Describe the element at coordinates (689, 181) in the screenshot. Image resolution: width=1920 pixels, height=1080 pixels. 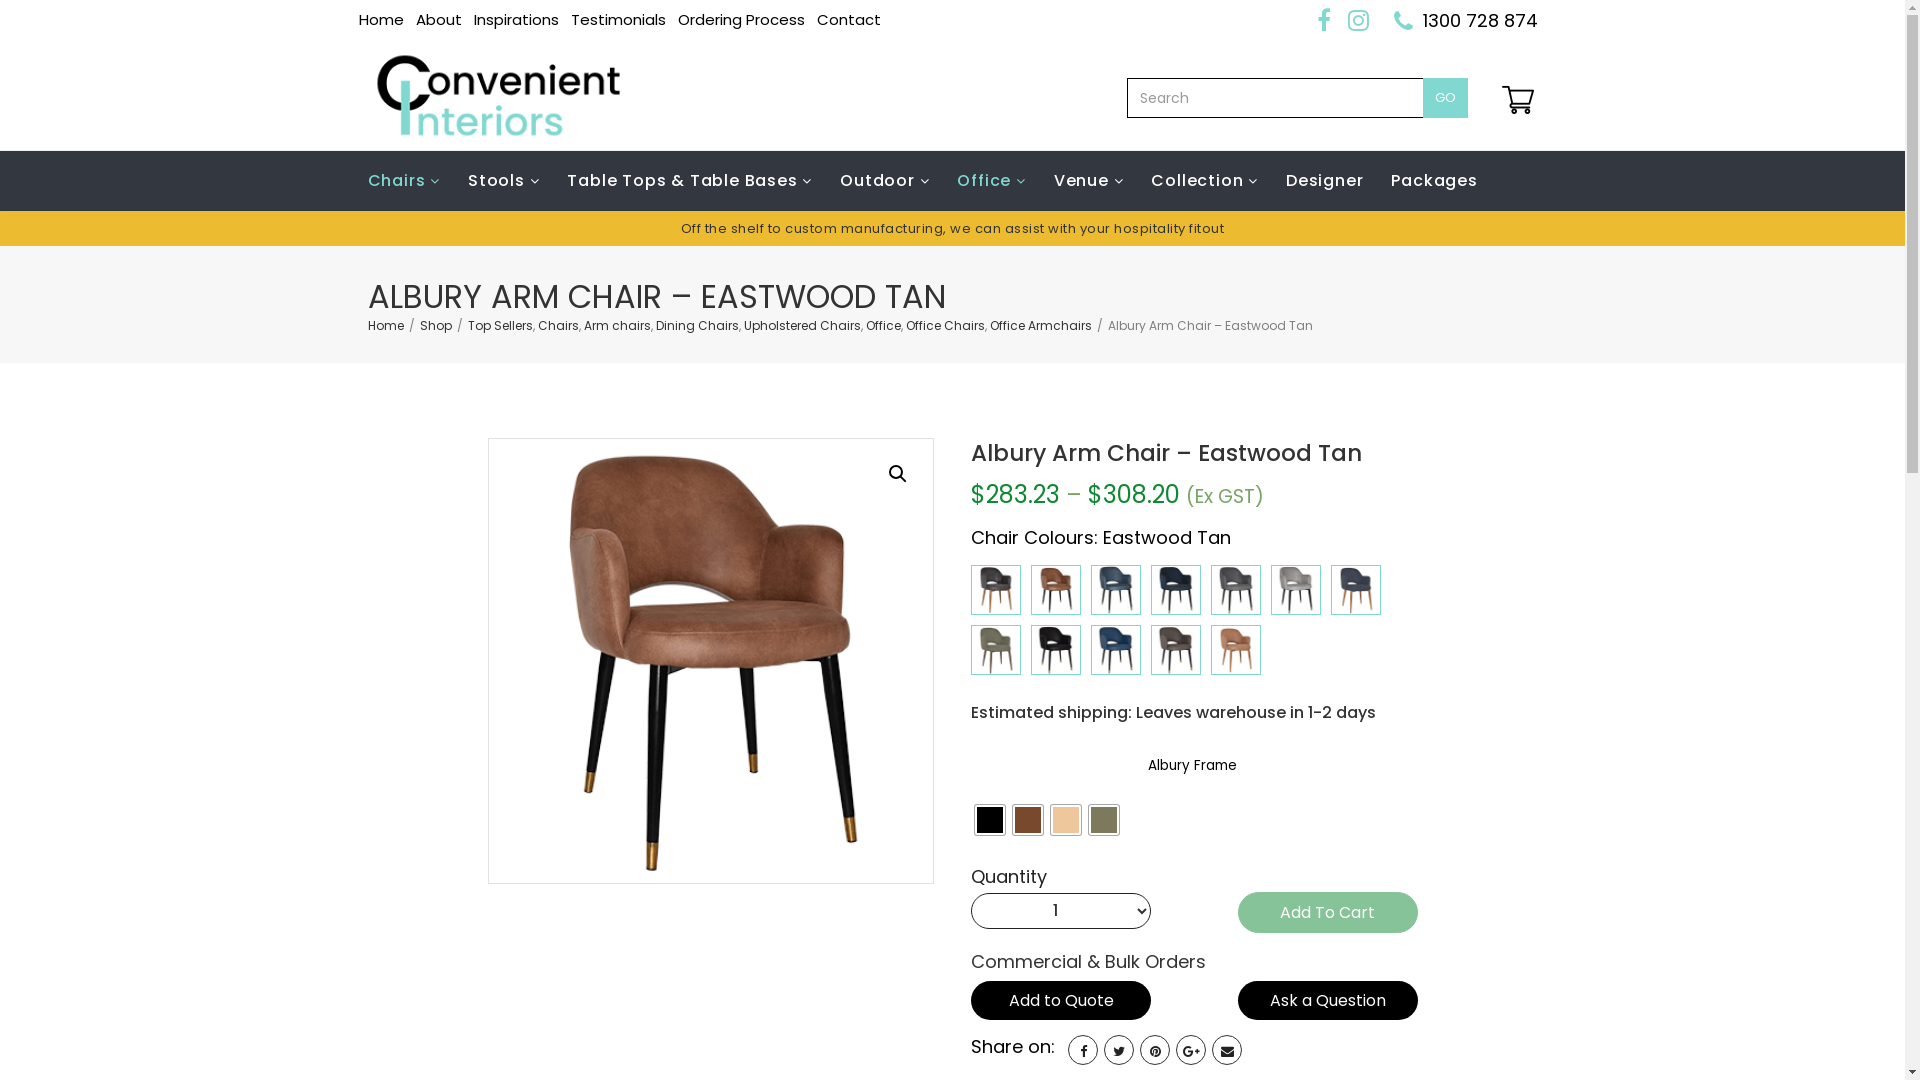
I see `'Table Tops & Table Bases'` at that location.